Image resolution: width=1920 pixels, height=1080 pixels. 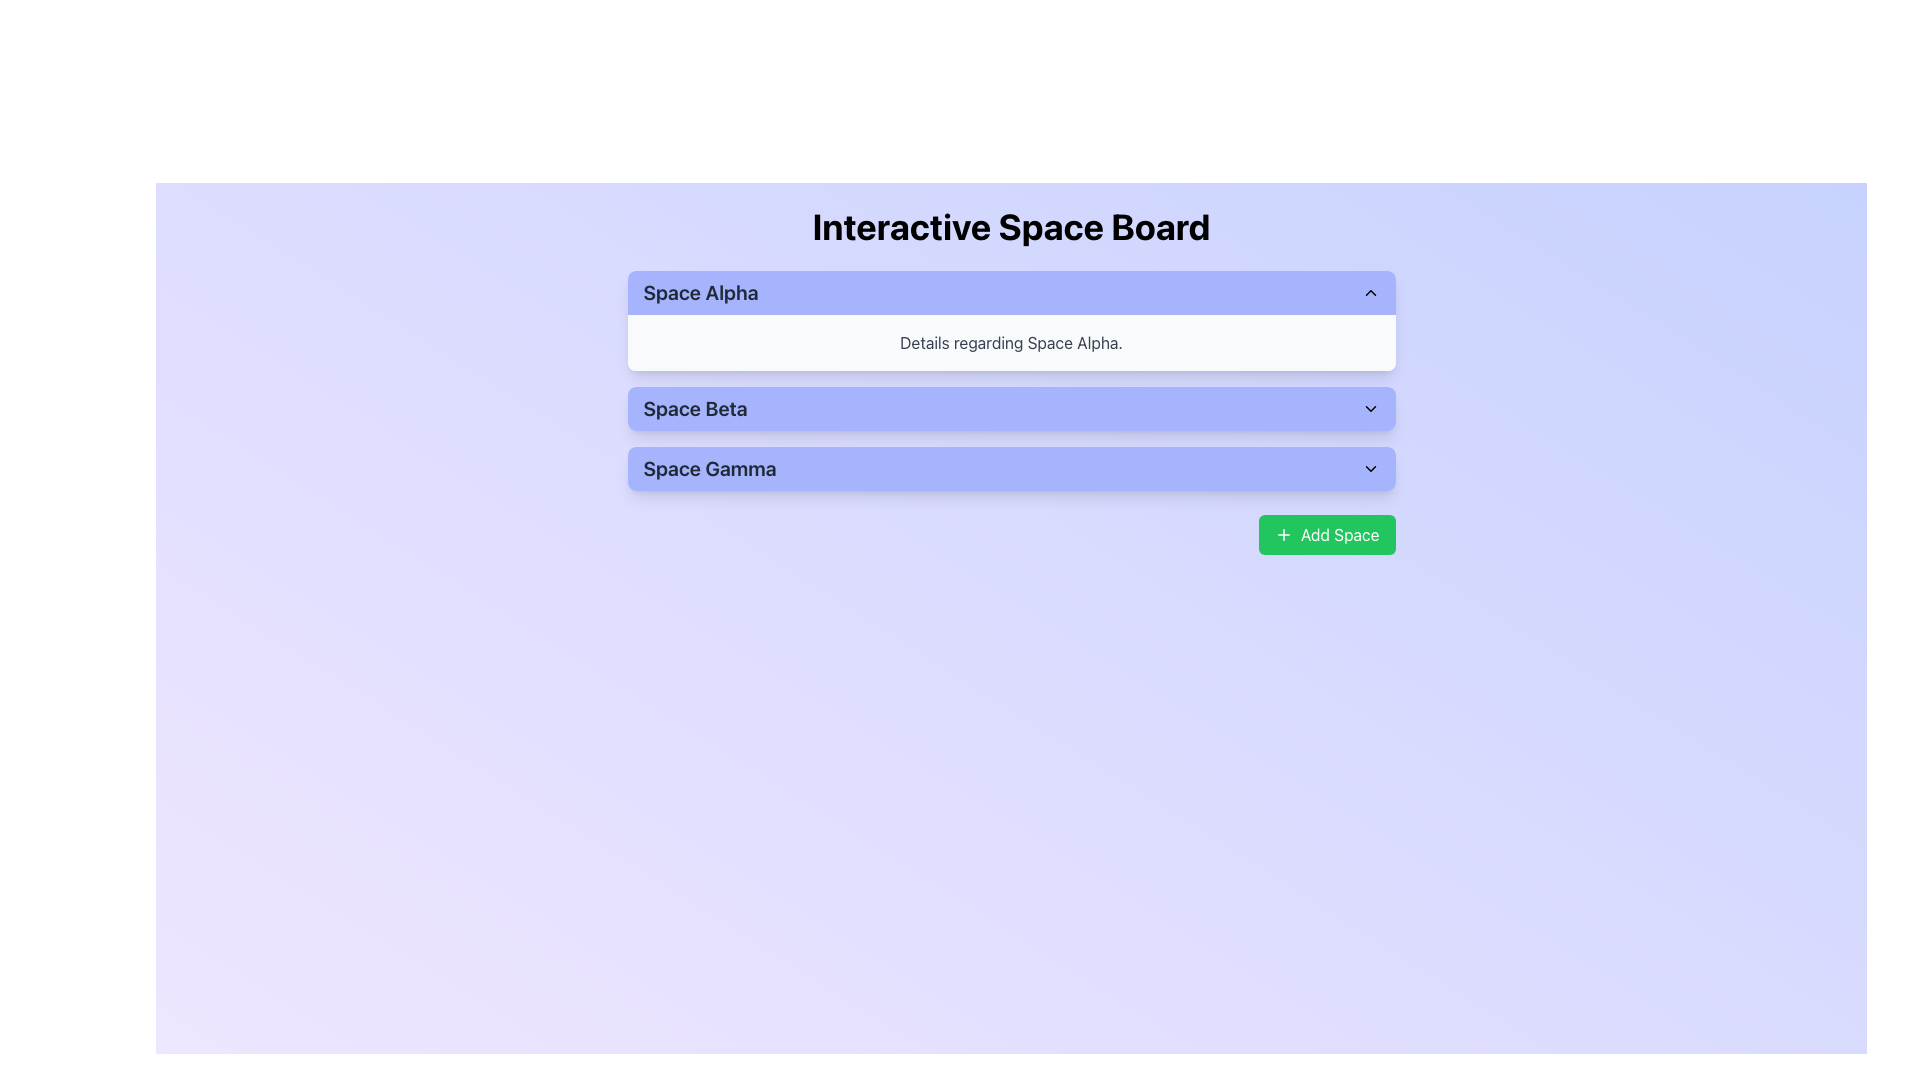 I want to click on the upward pointing chevron button located to the right of the 'Space Alpha' label, so click(x=1369, y=293).